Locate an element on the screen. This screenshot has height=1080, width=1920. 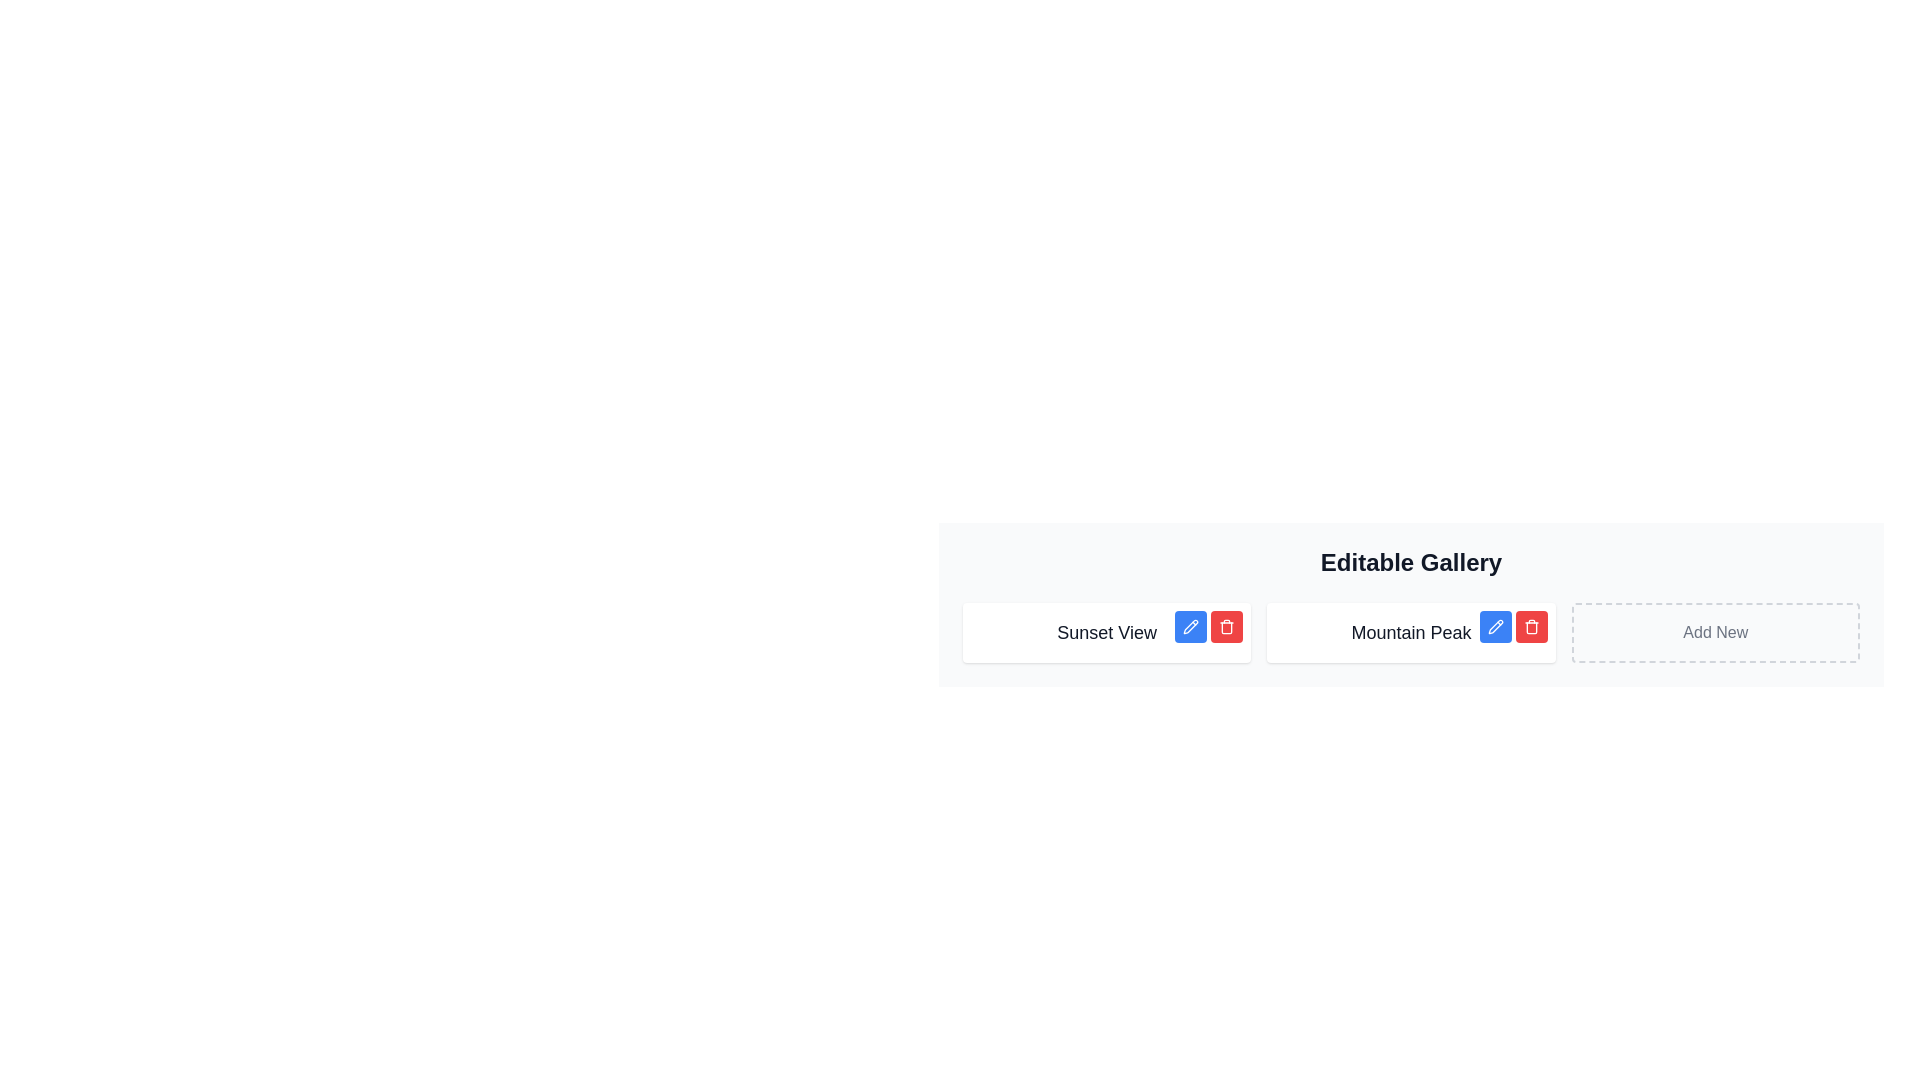
the delete icon button located within a red-rounded rectangle to the right of the 'Mountain Peak' text in the 'Editable Gallery' section is located at coordinates (1226, 626).